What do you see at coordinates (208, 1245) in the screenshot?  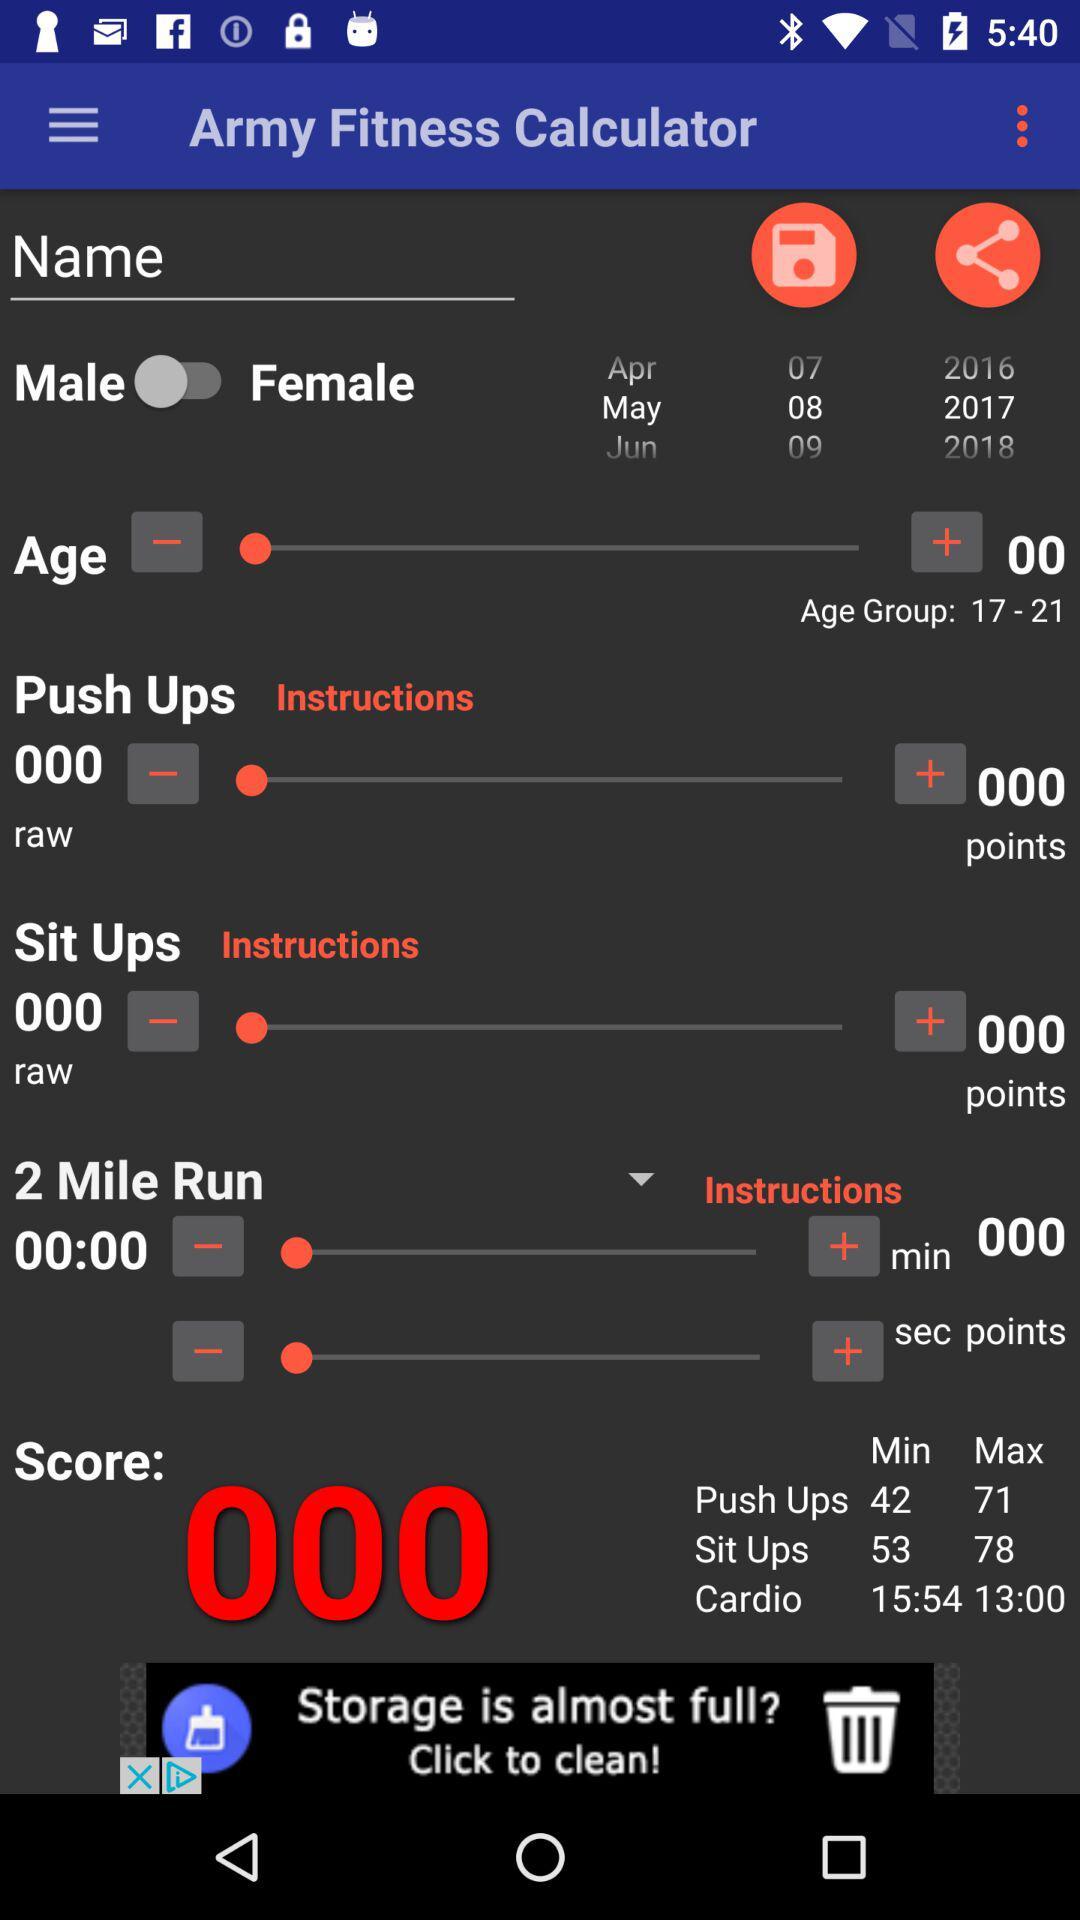 I see `the minus icon` at bounding box center [208, 1245].